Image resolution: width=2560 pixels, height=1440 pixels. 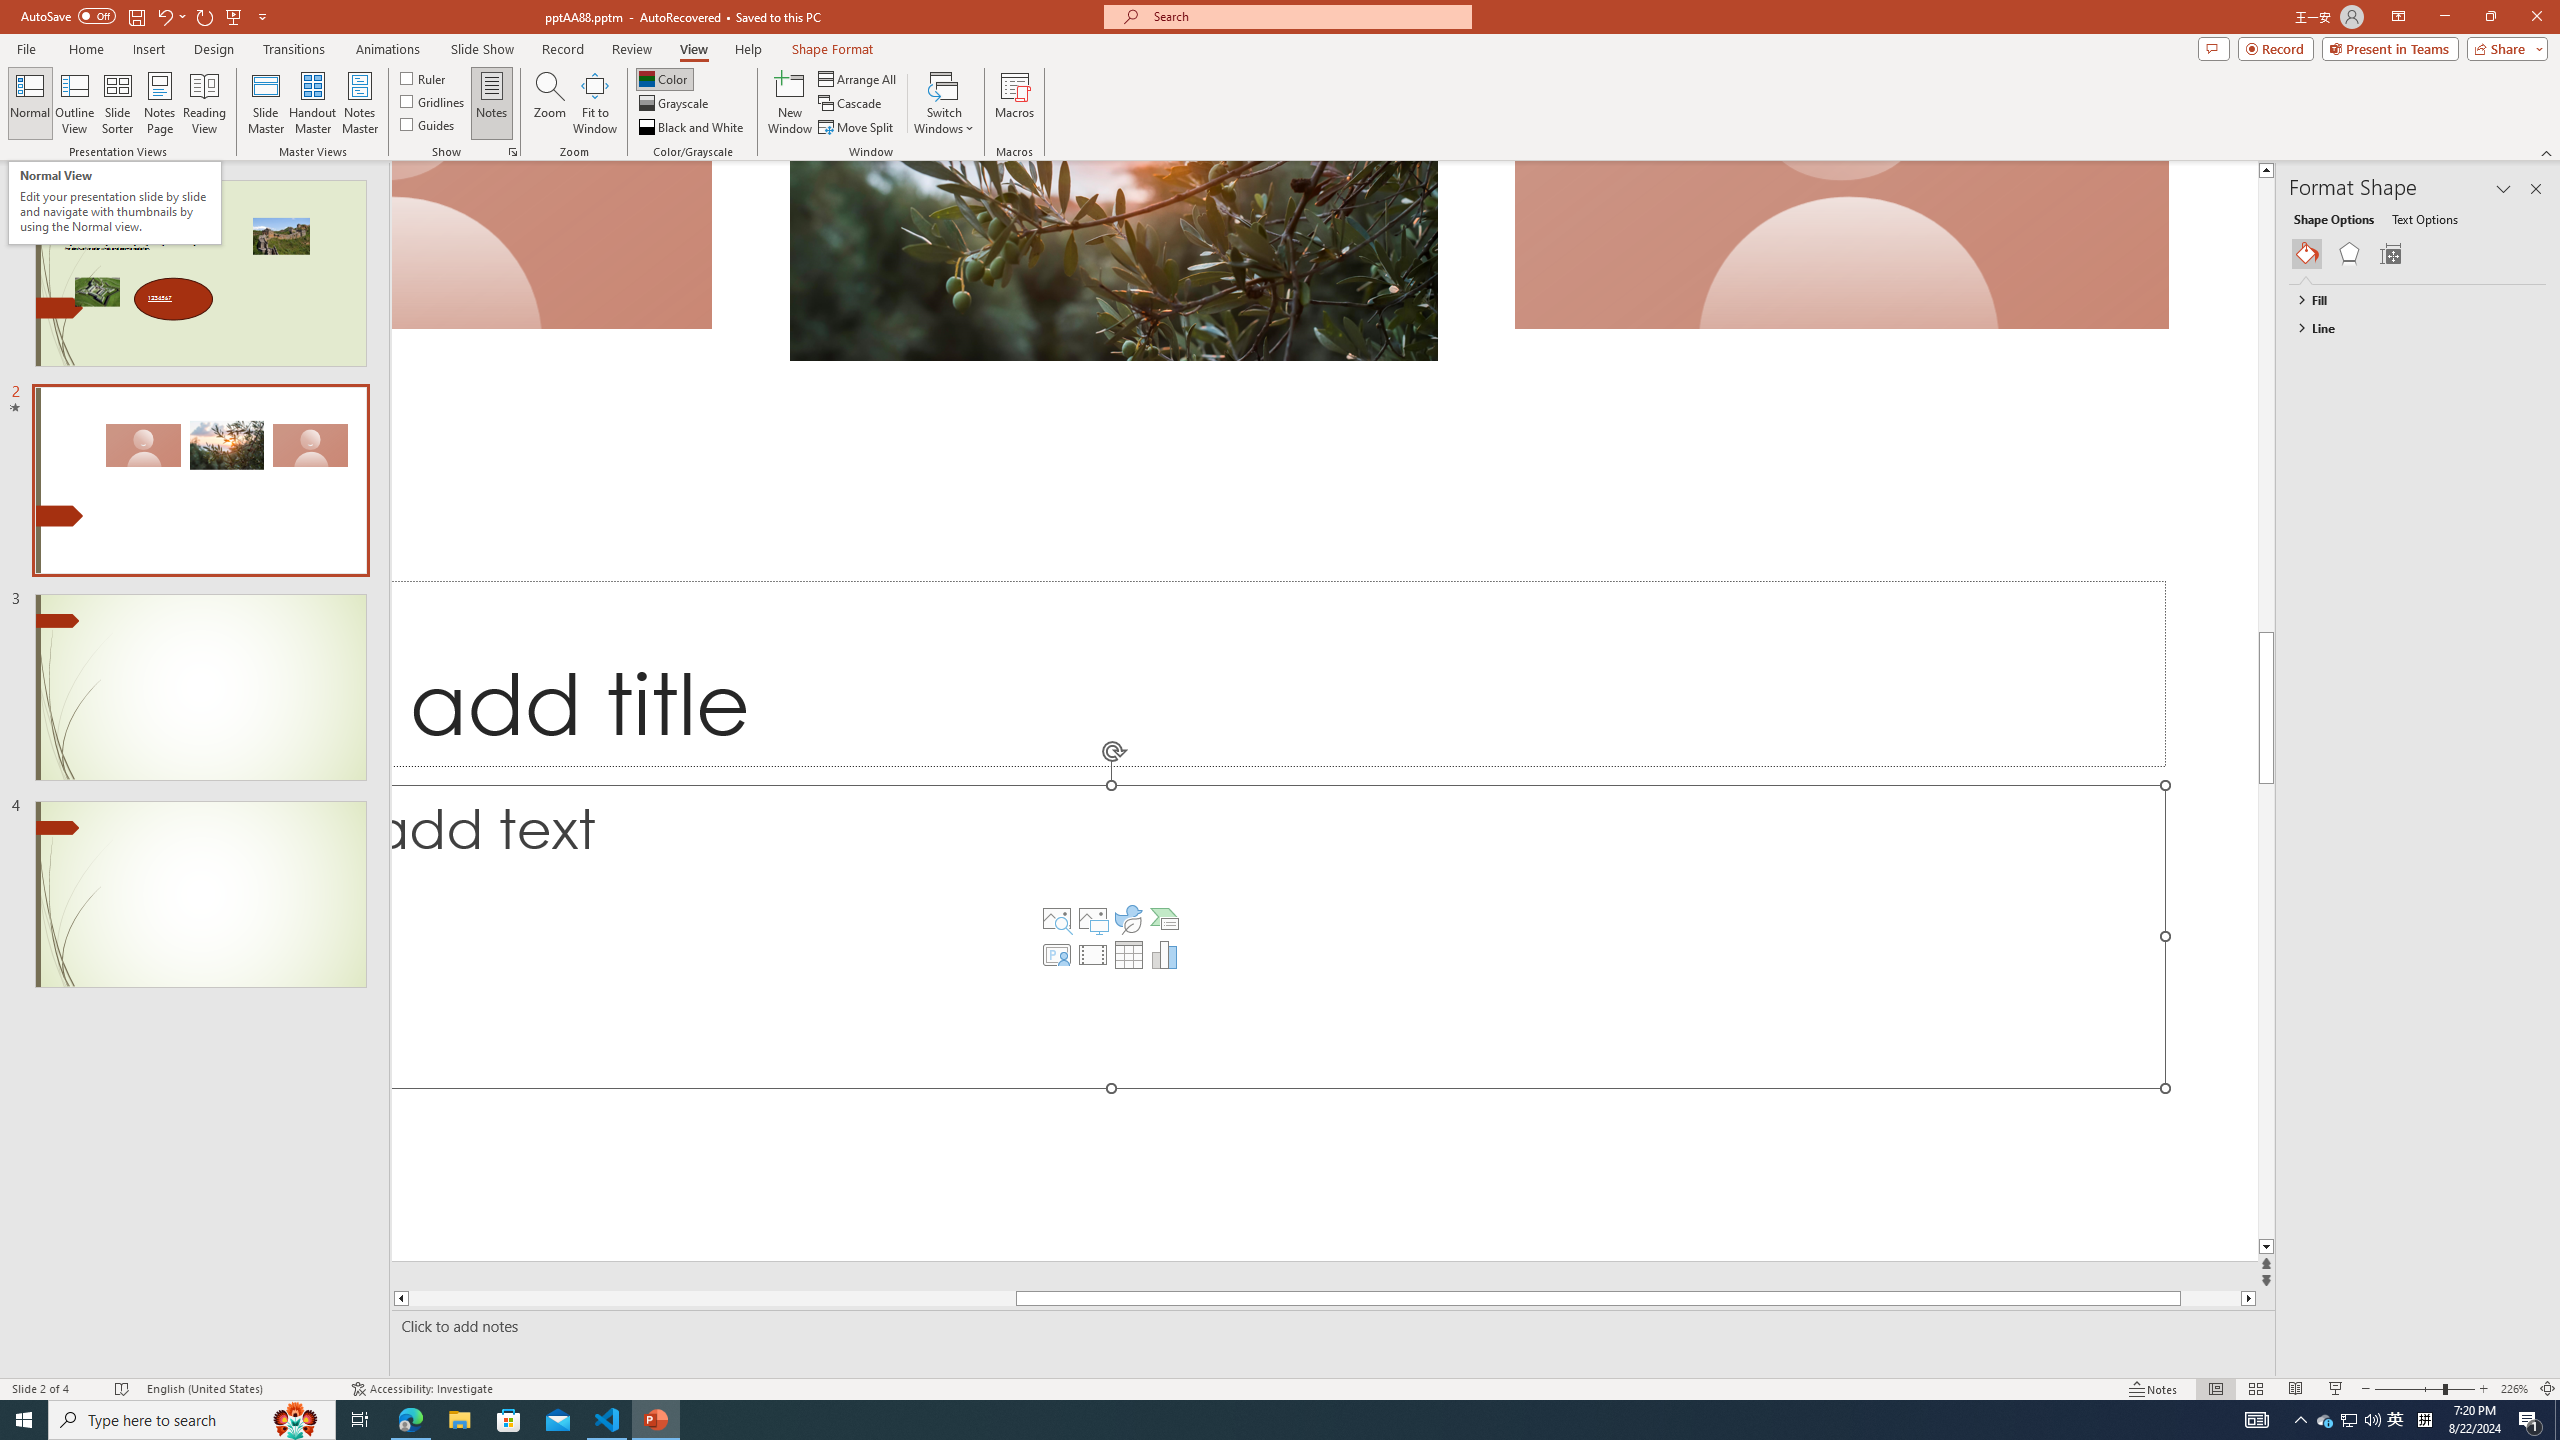 I want to click on 'Content Placeholder', so click(x=1277, y=937).